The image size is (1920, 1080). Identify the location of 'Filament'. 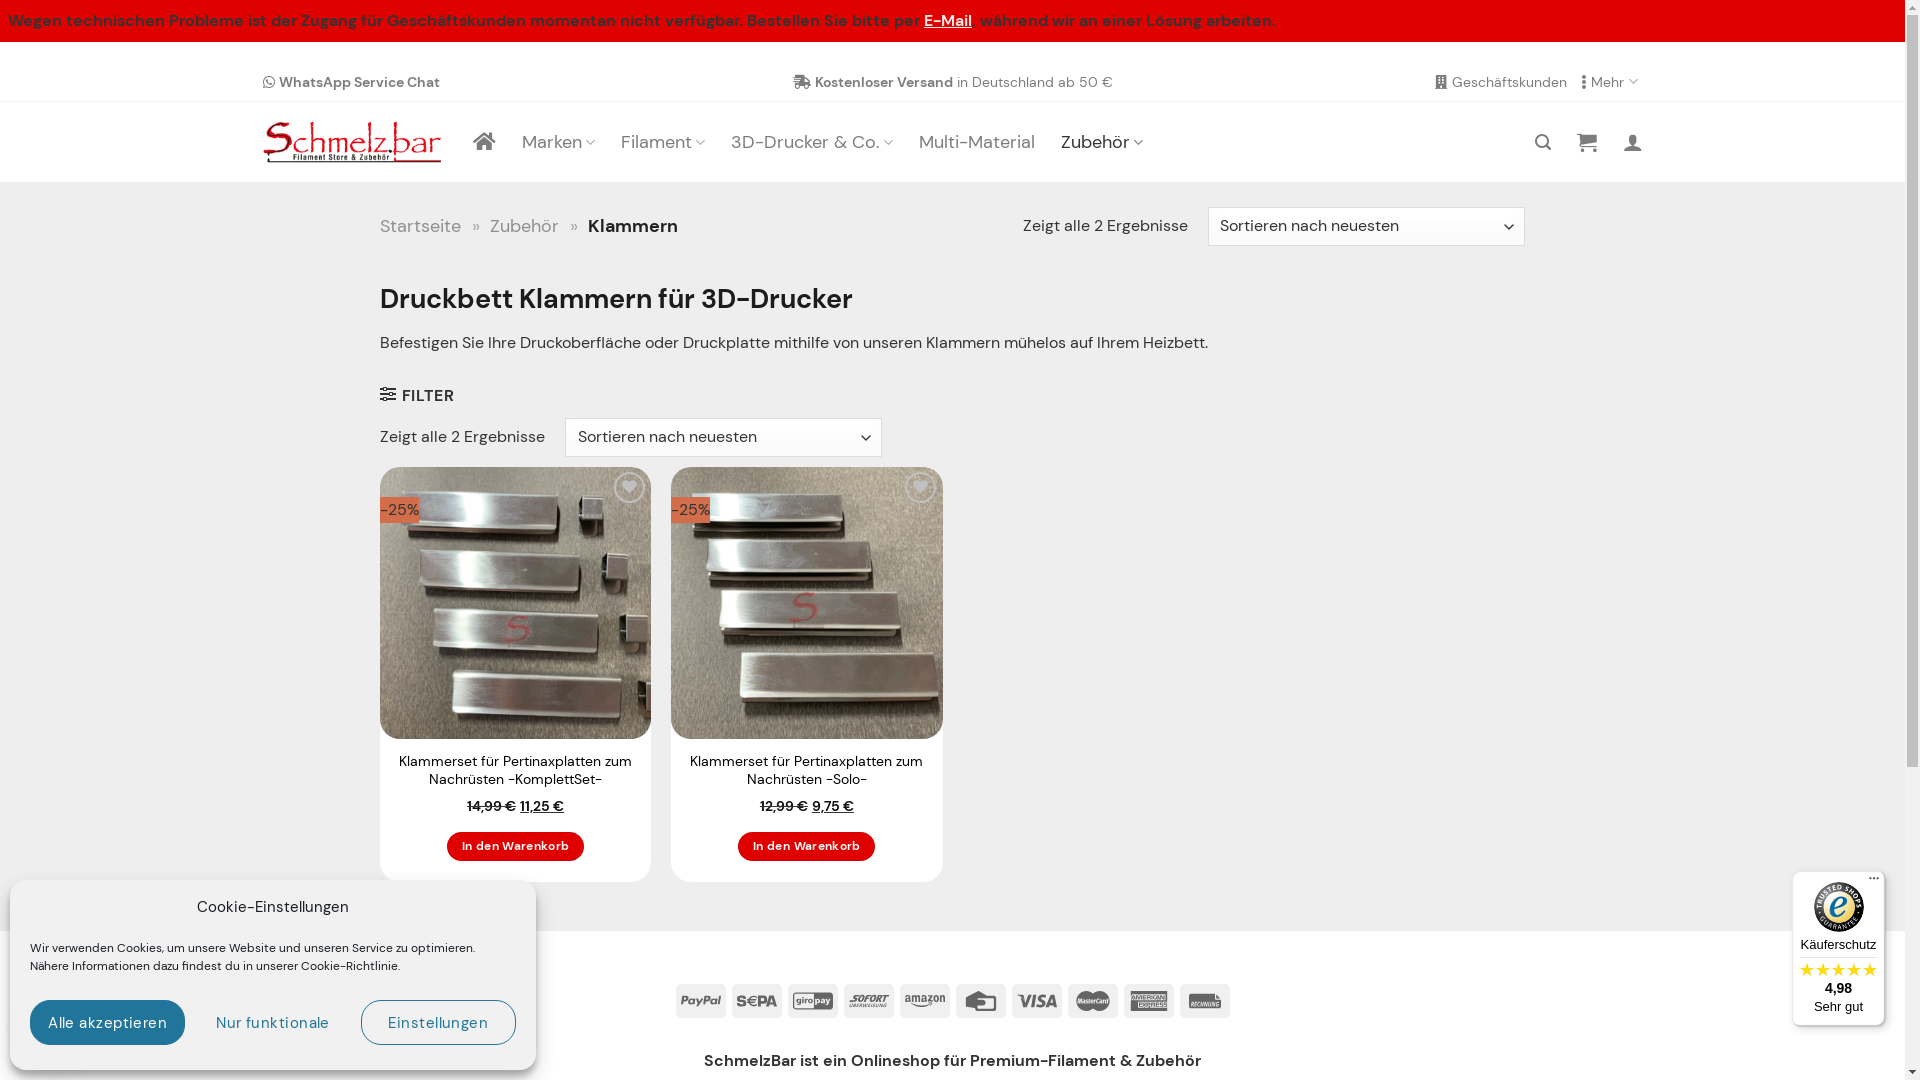
(662, 141).